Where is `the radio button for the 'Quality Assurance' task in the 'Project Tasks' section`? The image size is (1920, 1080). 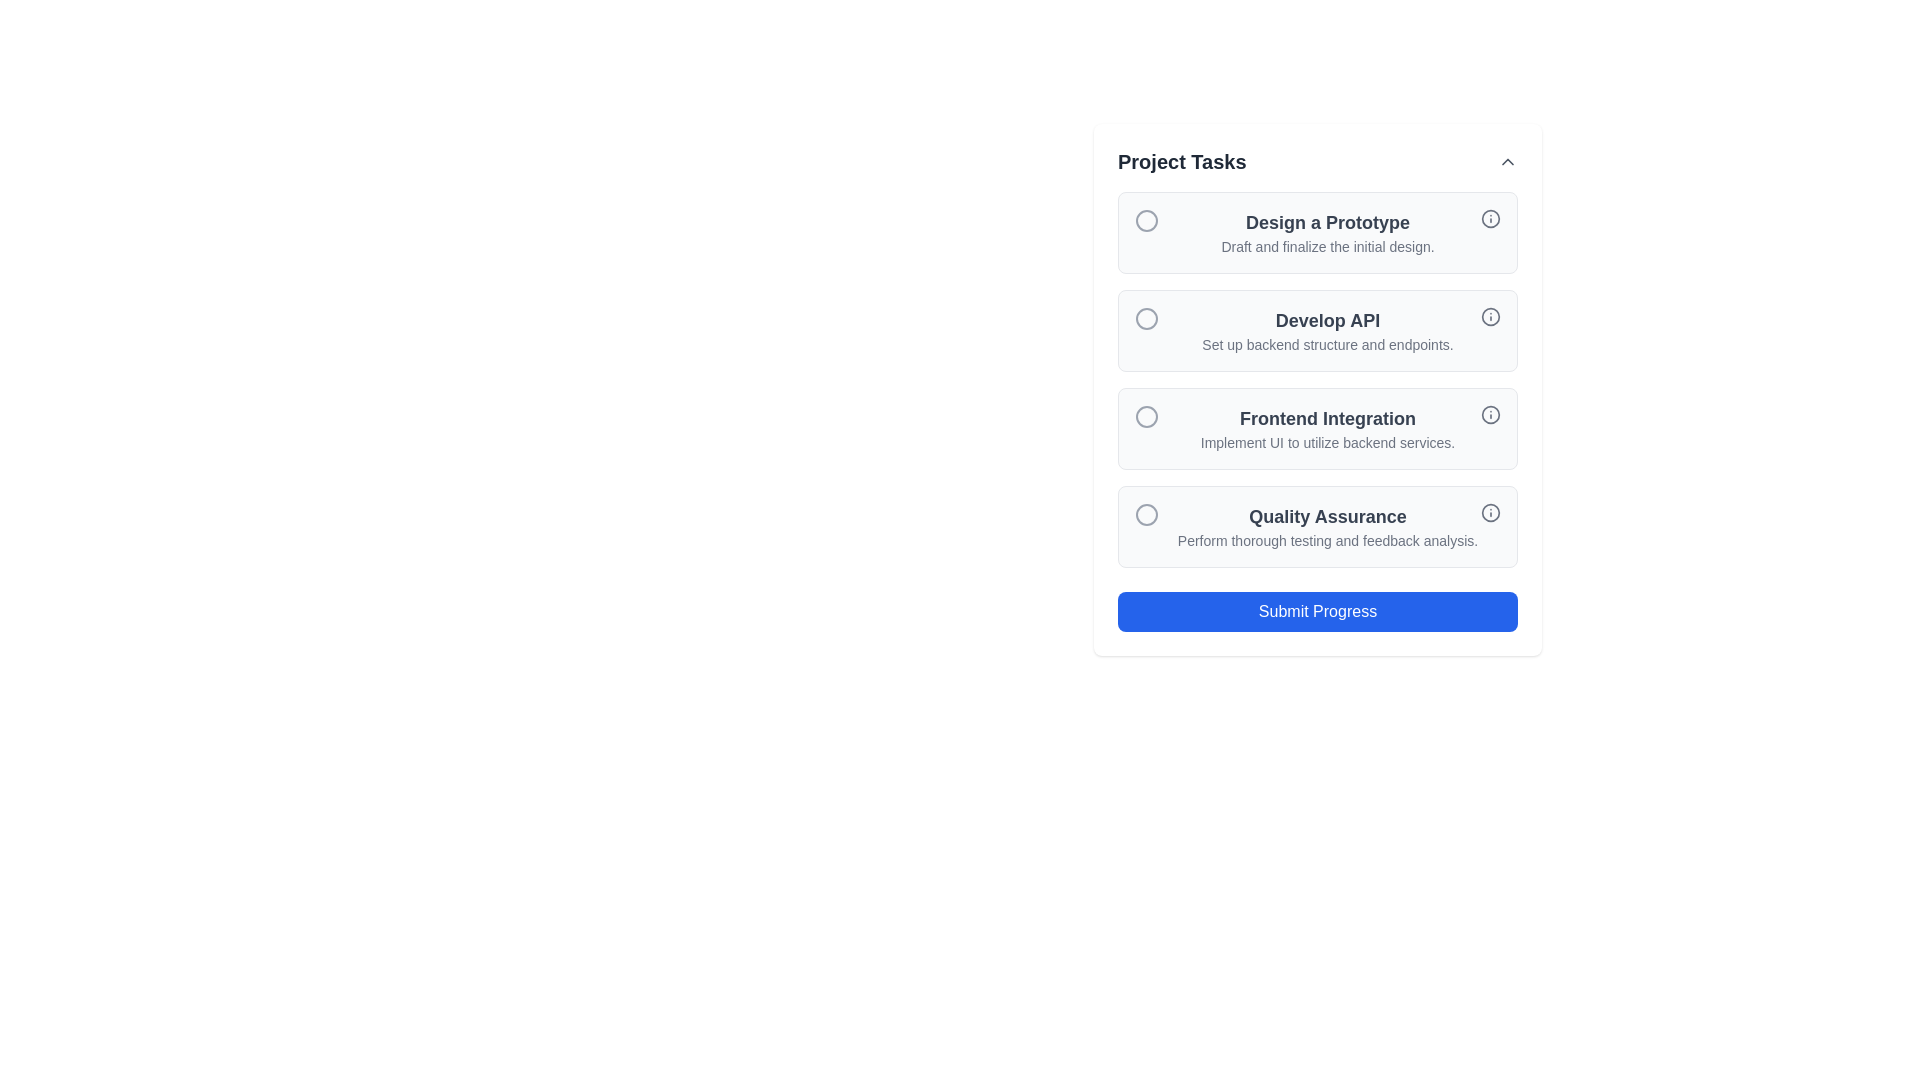 the radio button for the 'Quality Assurance' task in the 'Project Tasks' section is located at coordinates (1147, 514).